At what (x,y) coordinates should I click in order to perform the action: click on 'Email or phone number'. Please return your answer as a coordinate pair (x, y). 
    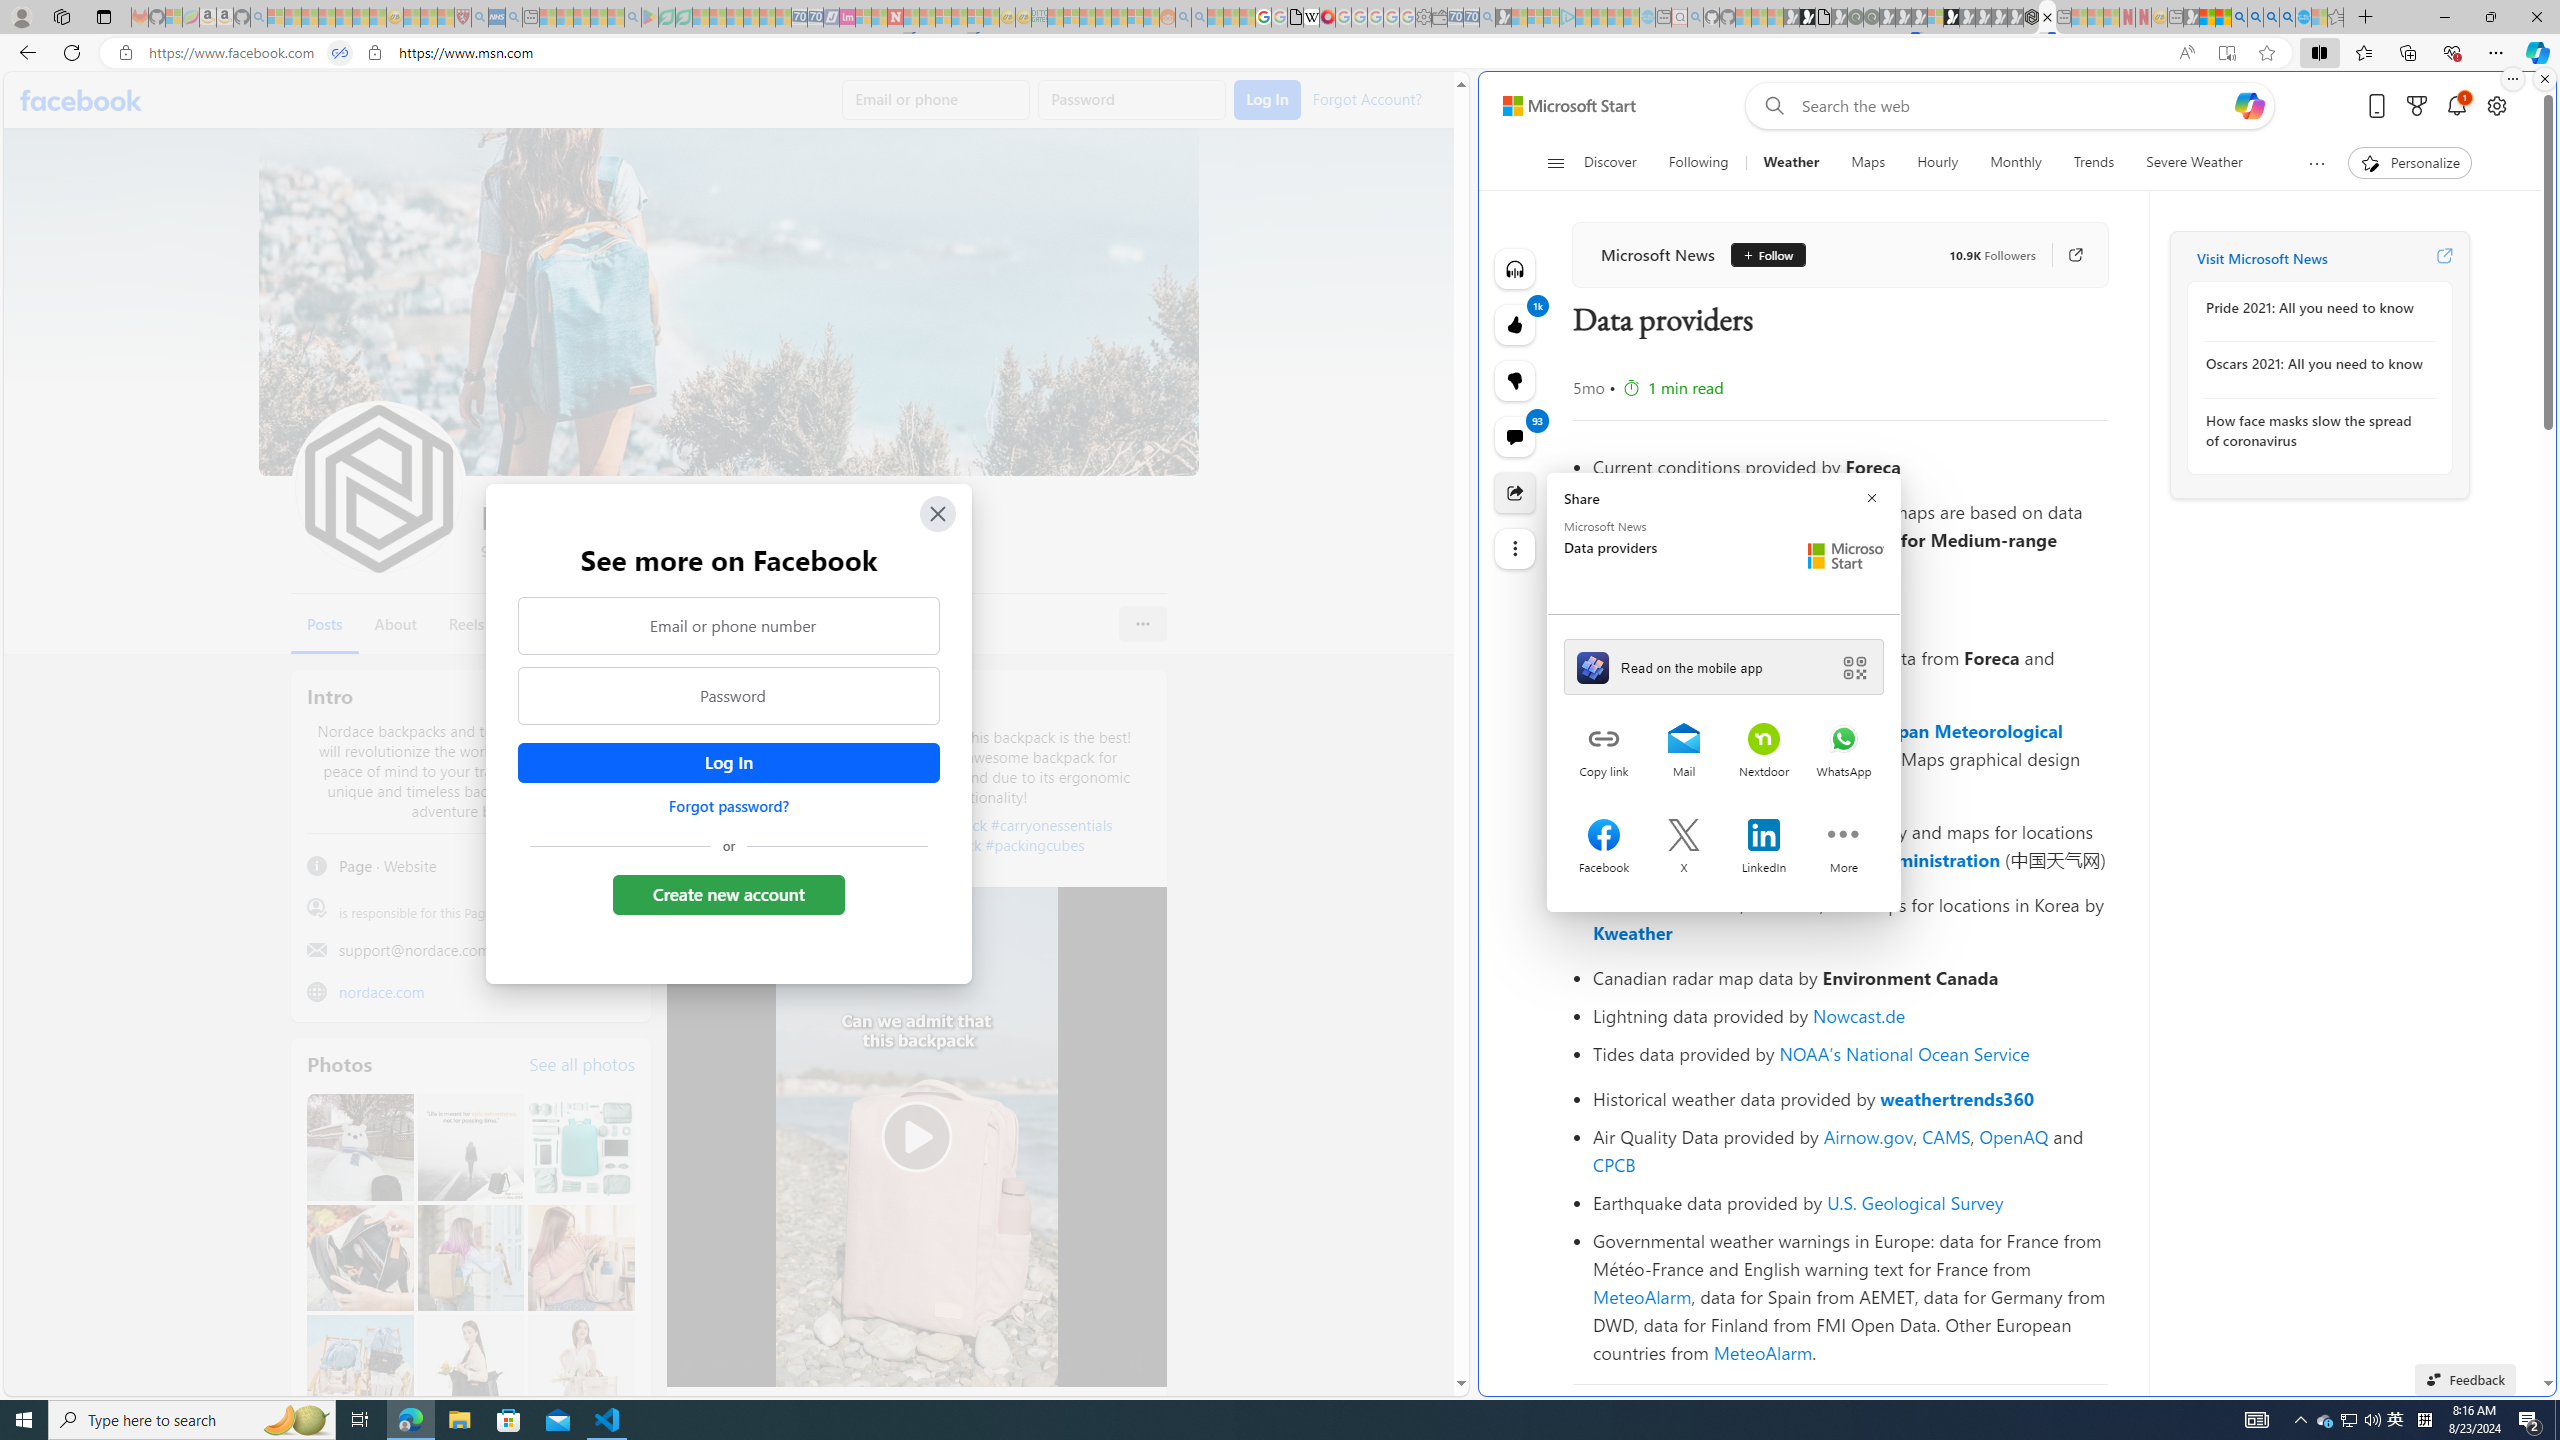
    Looking at the image, I should click on (729, 624).